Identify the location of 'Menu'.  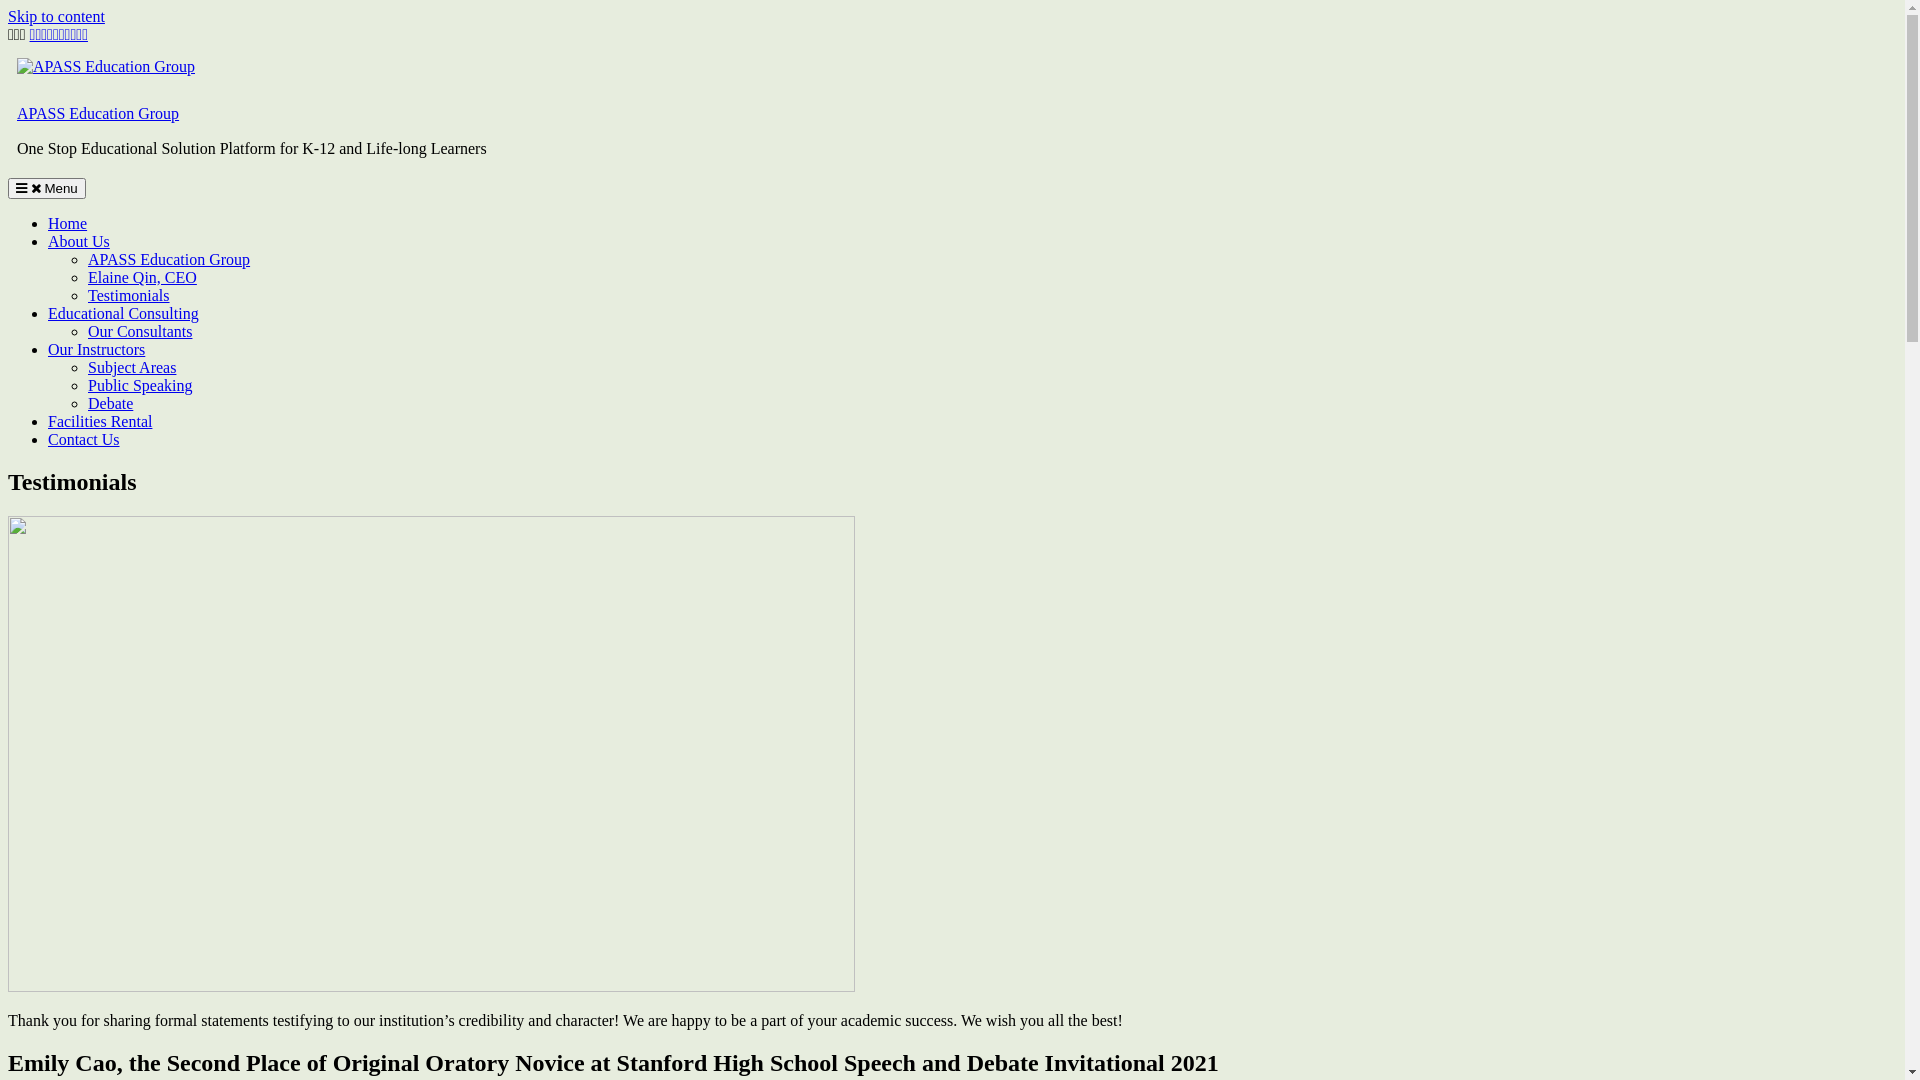
(47, 188).